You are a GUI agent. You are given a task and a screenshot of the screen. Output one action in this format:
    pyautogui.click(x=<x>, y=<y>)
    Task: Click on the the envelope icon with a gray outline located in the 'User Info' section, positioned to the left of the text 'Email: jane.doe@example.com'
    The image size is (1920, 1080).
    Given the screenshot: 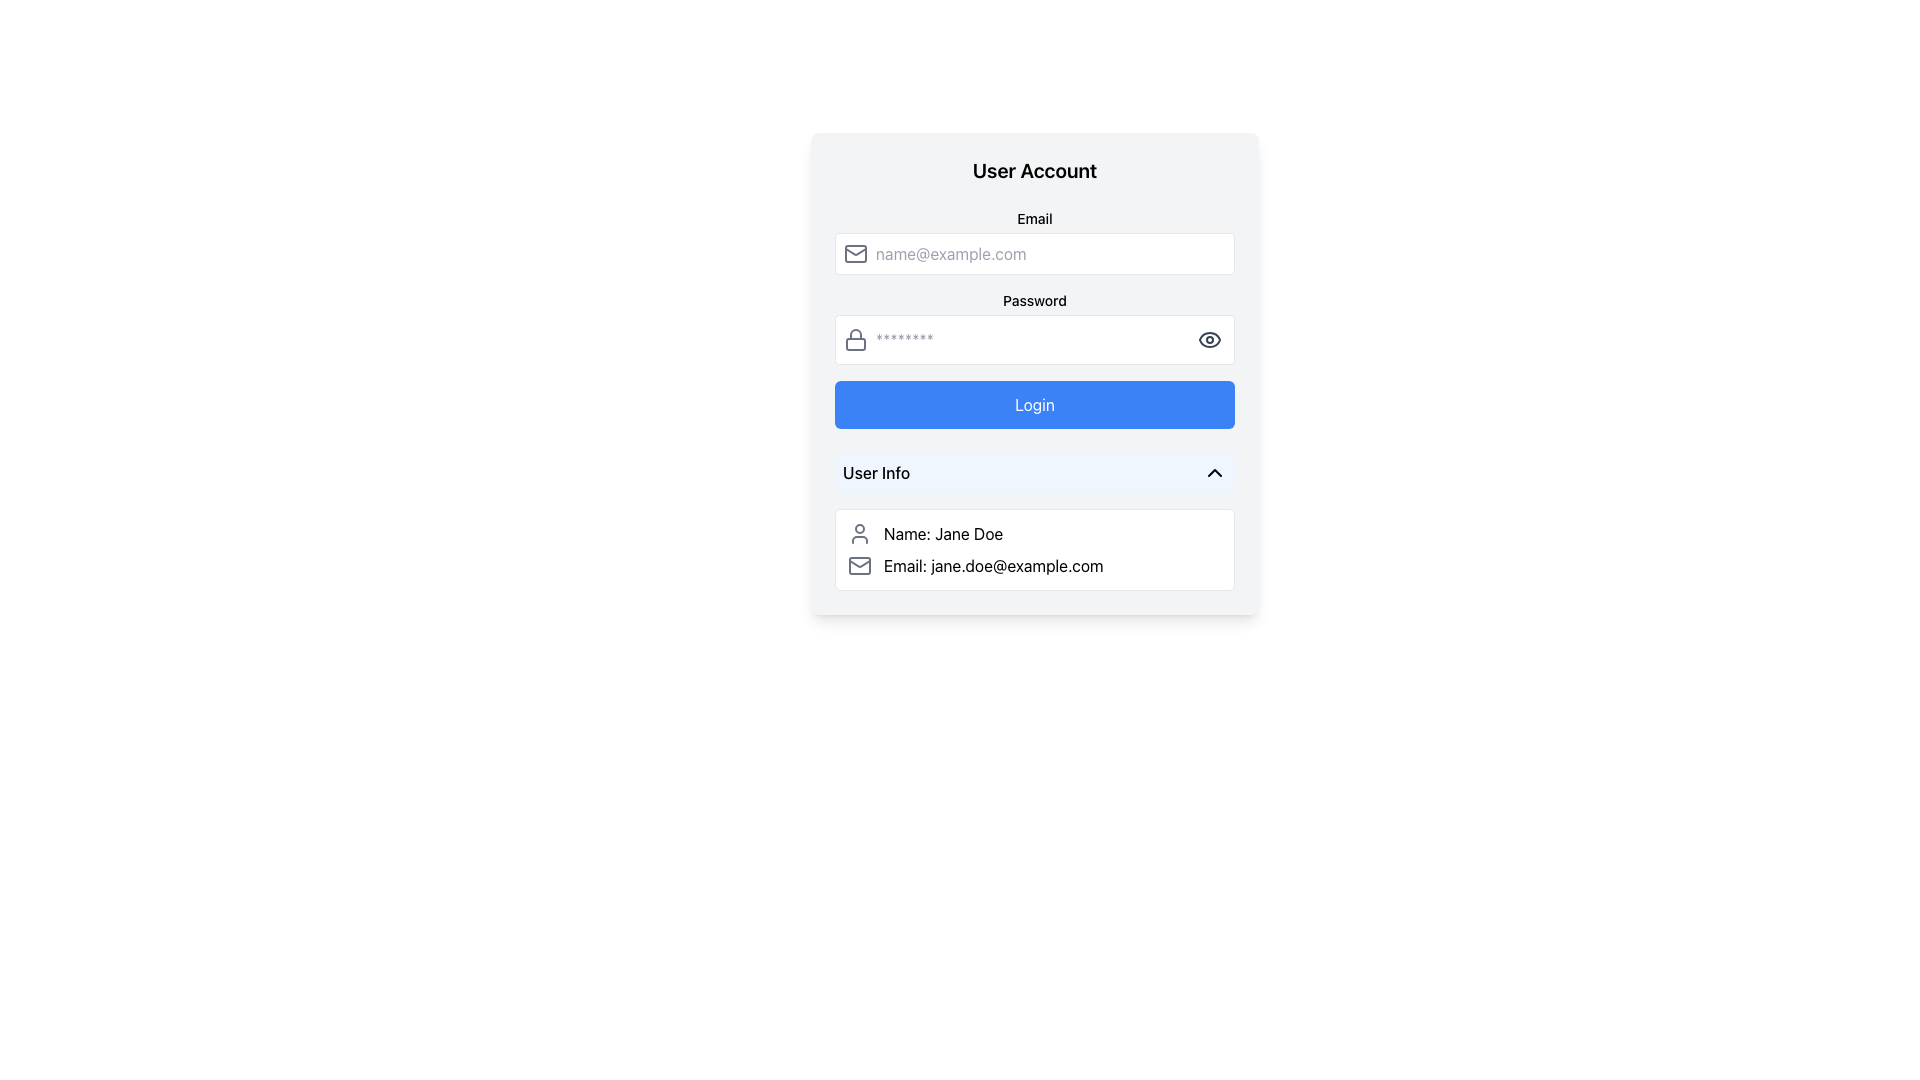 What is the action you would take?
    pyautogui.click(x=859, y=566)
    